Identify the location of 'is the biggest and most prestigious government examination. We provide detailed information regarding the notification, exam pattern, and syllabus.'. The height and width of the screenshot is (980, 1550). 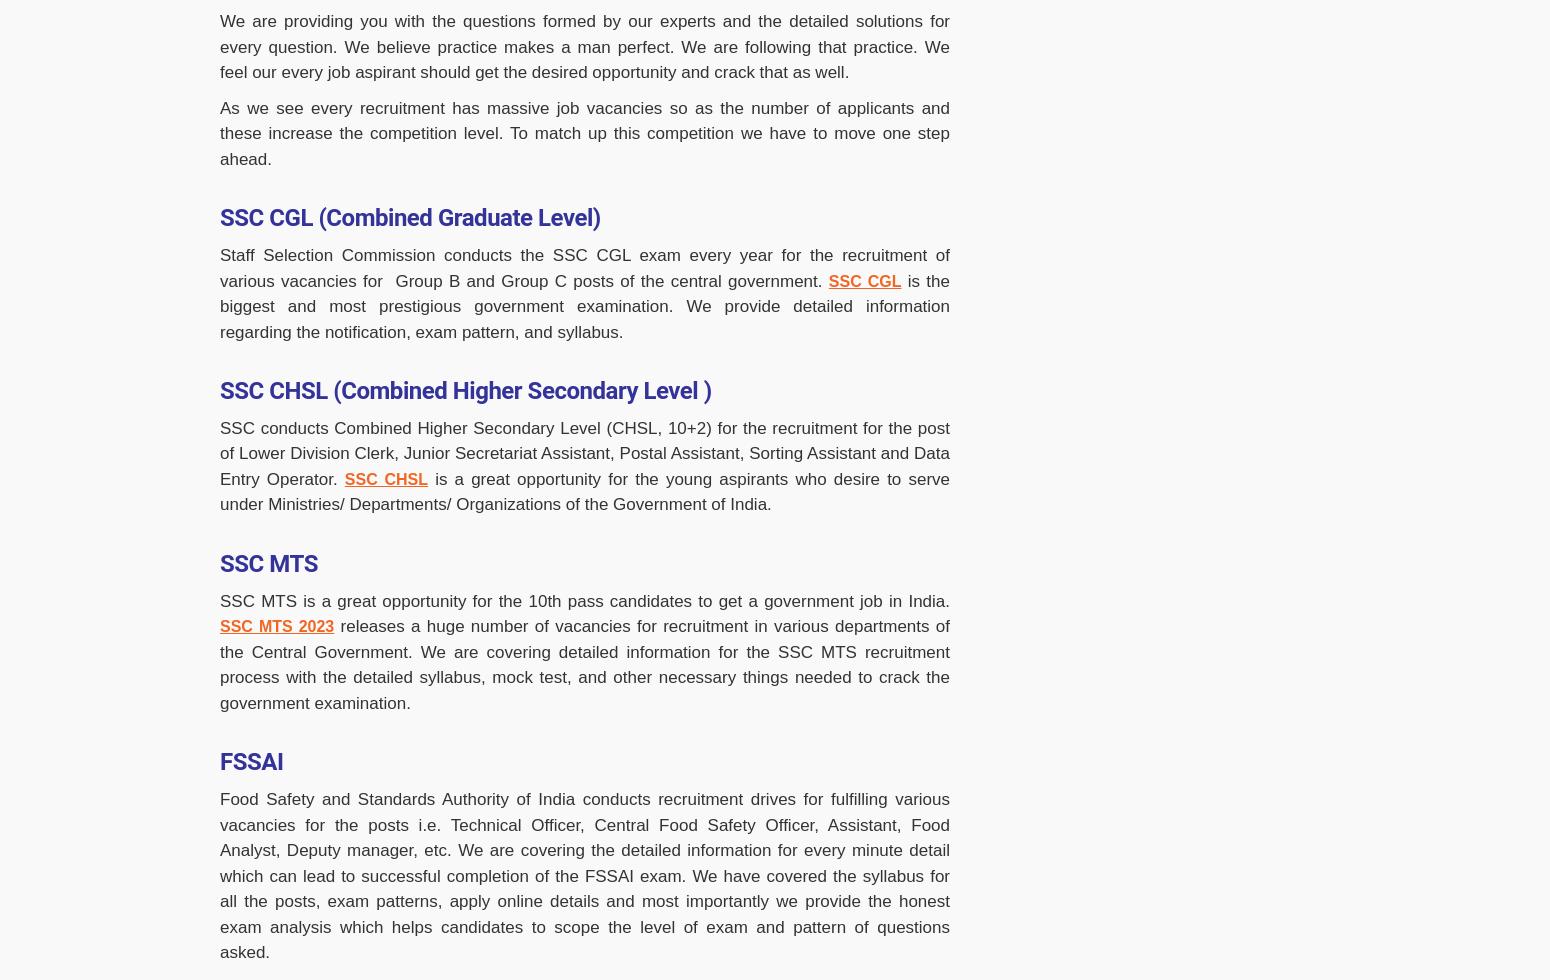
(584, 305).